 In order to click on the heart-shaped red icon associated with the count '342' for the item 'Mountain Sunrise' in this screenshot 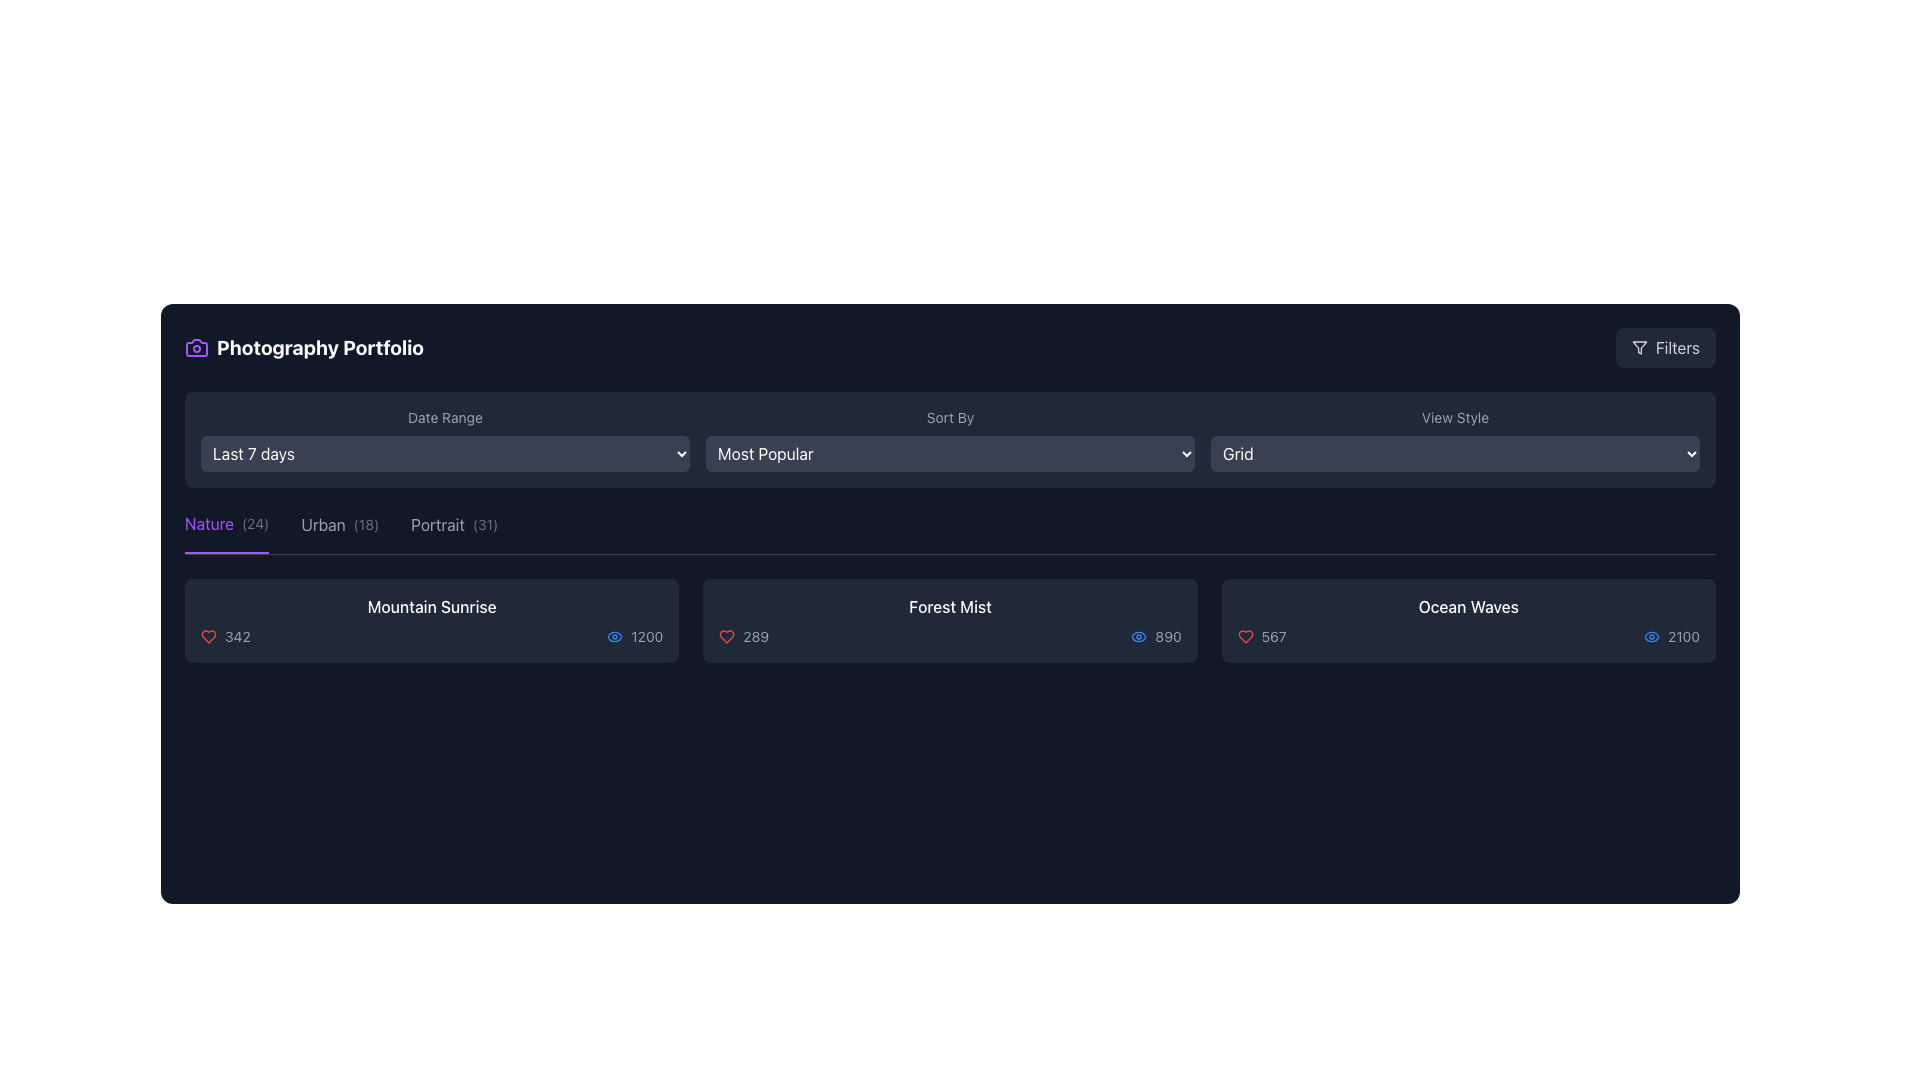, I will do `click(209, 636)`.